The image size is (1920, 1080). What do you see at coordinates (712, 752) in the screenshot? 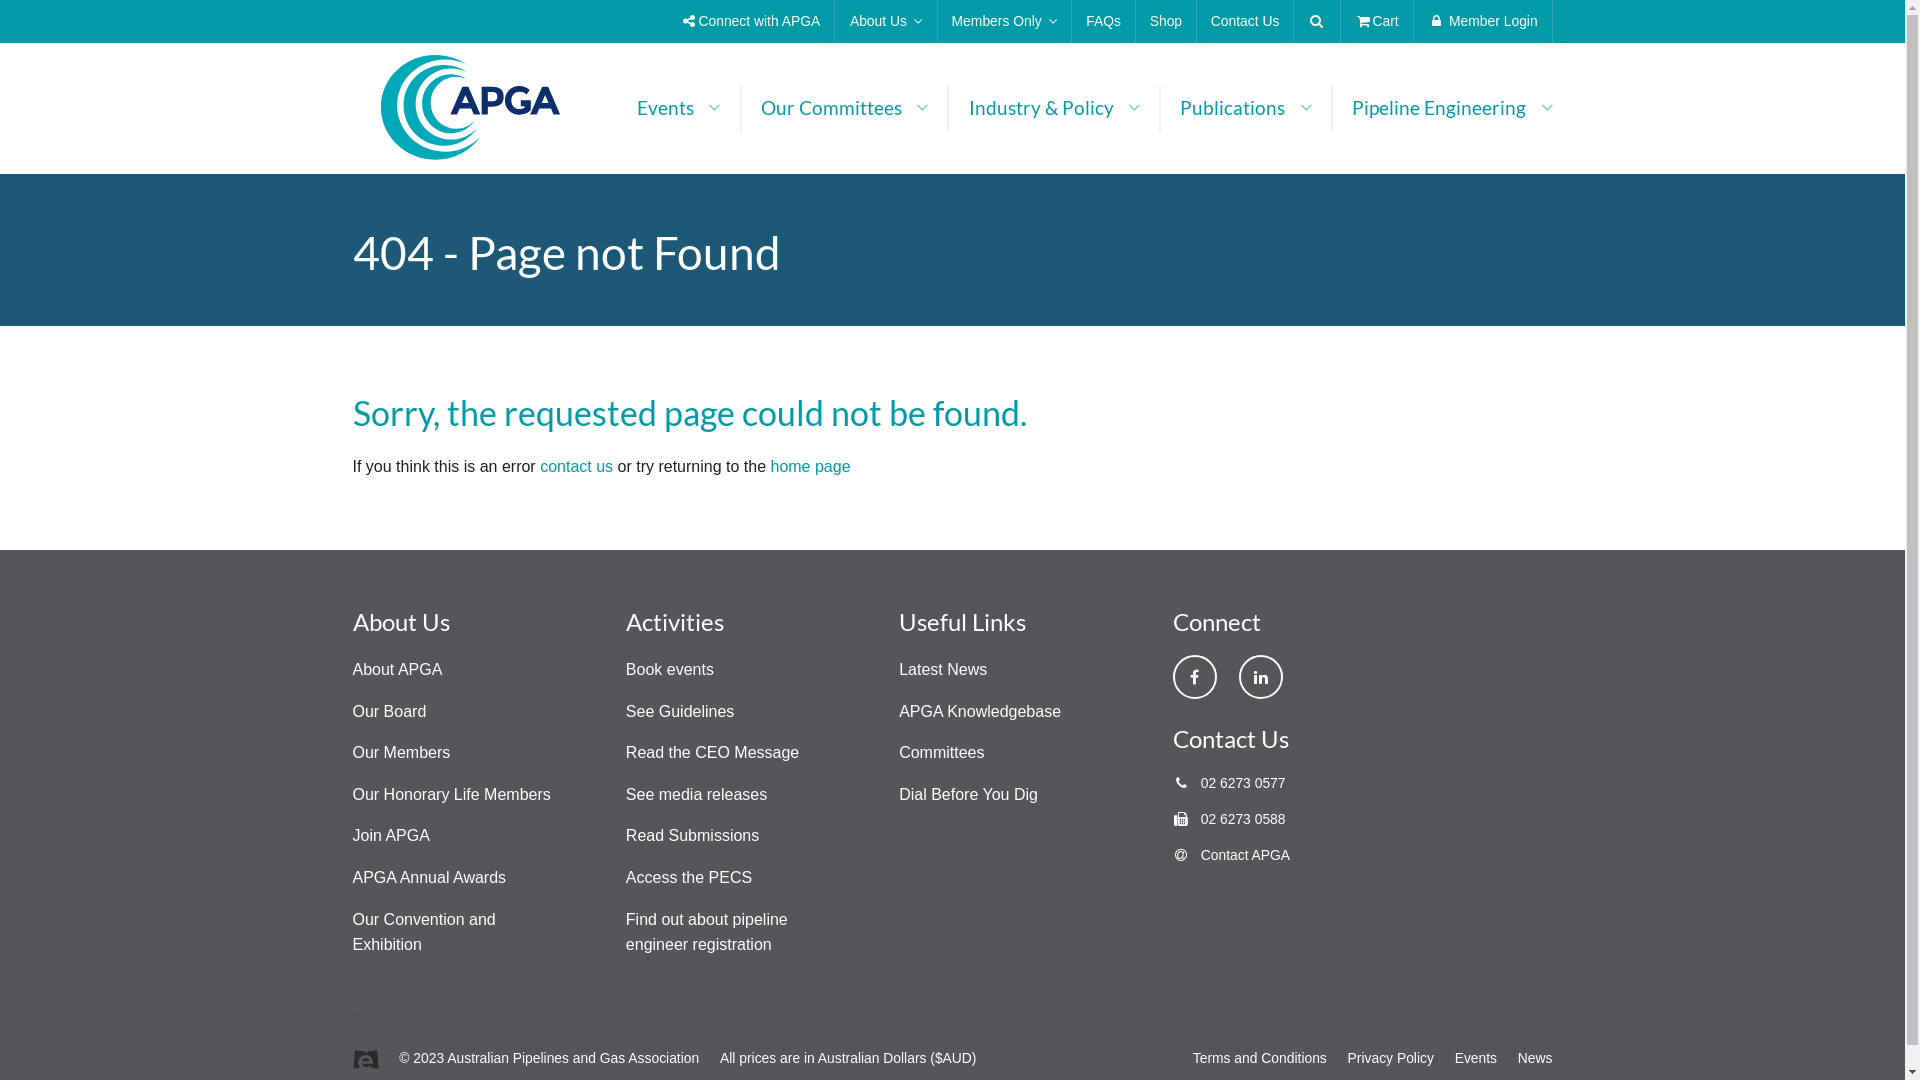
I see `'Read the CEO Message'` at bounding box center [712, 752].